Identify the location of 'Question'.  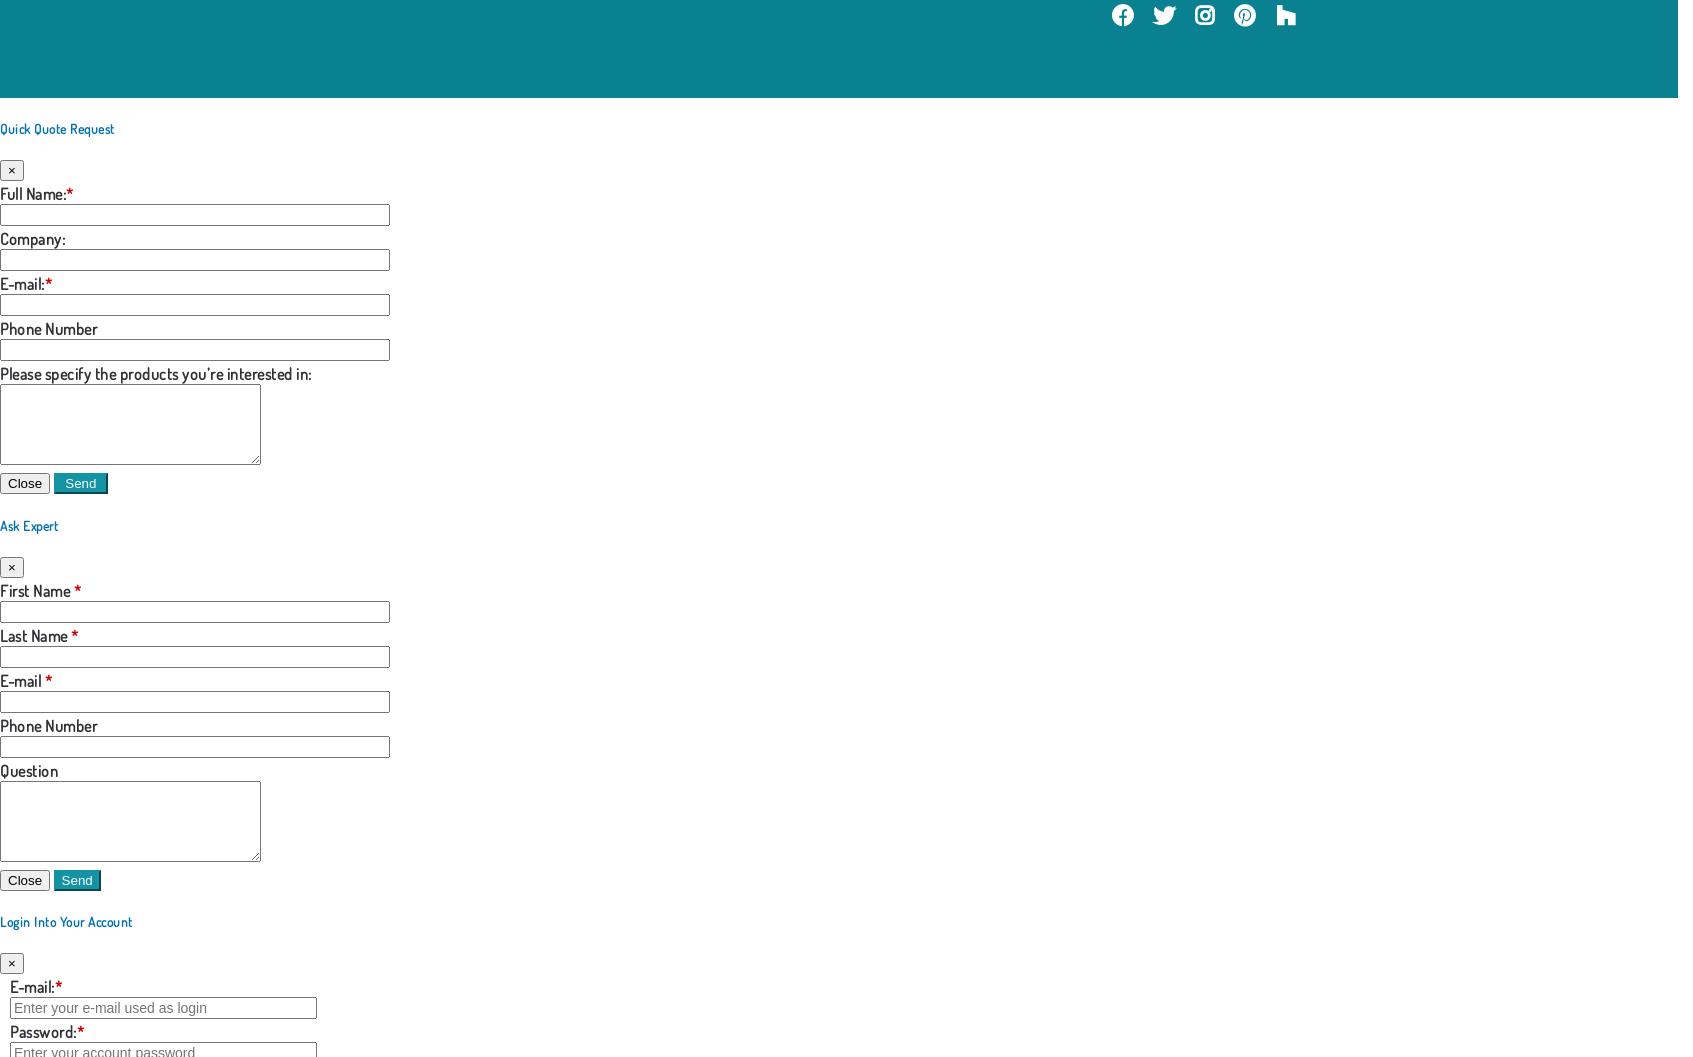
(27, 770).